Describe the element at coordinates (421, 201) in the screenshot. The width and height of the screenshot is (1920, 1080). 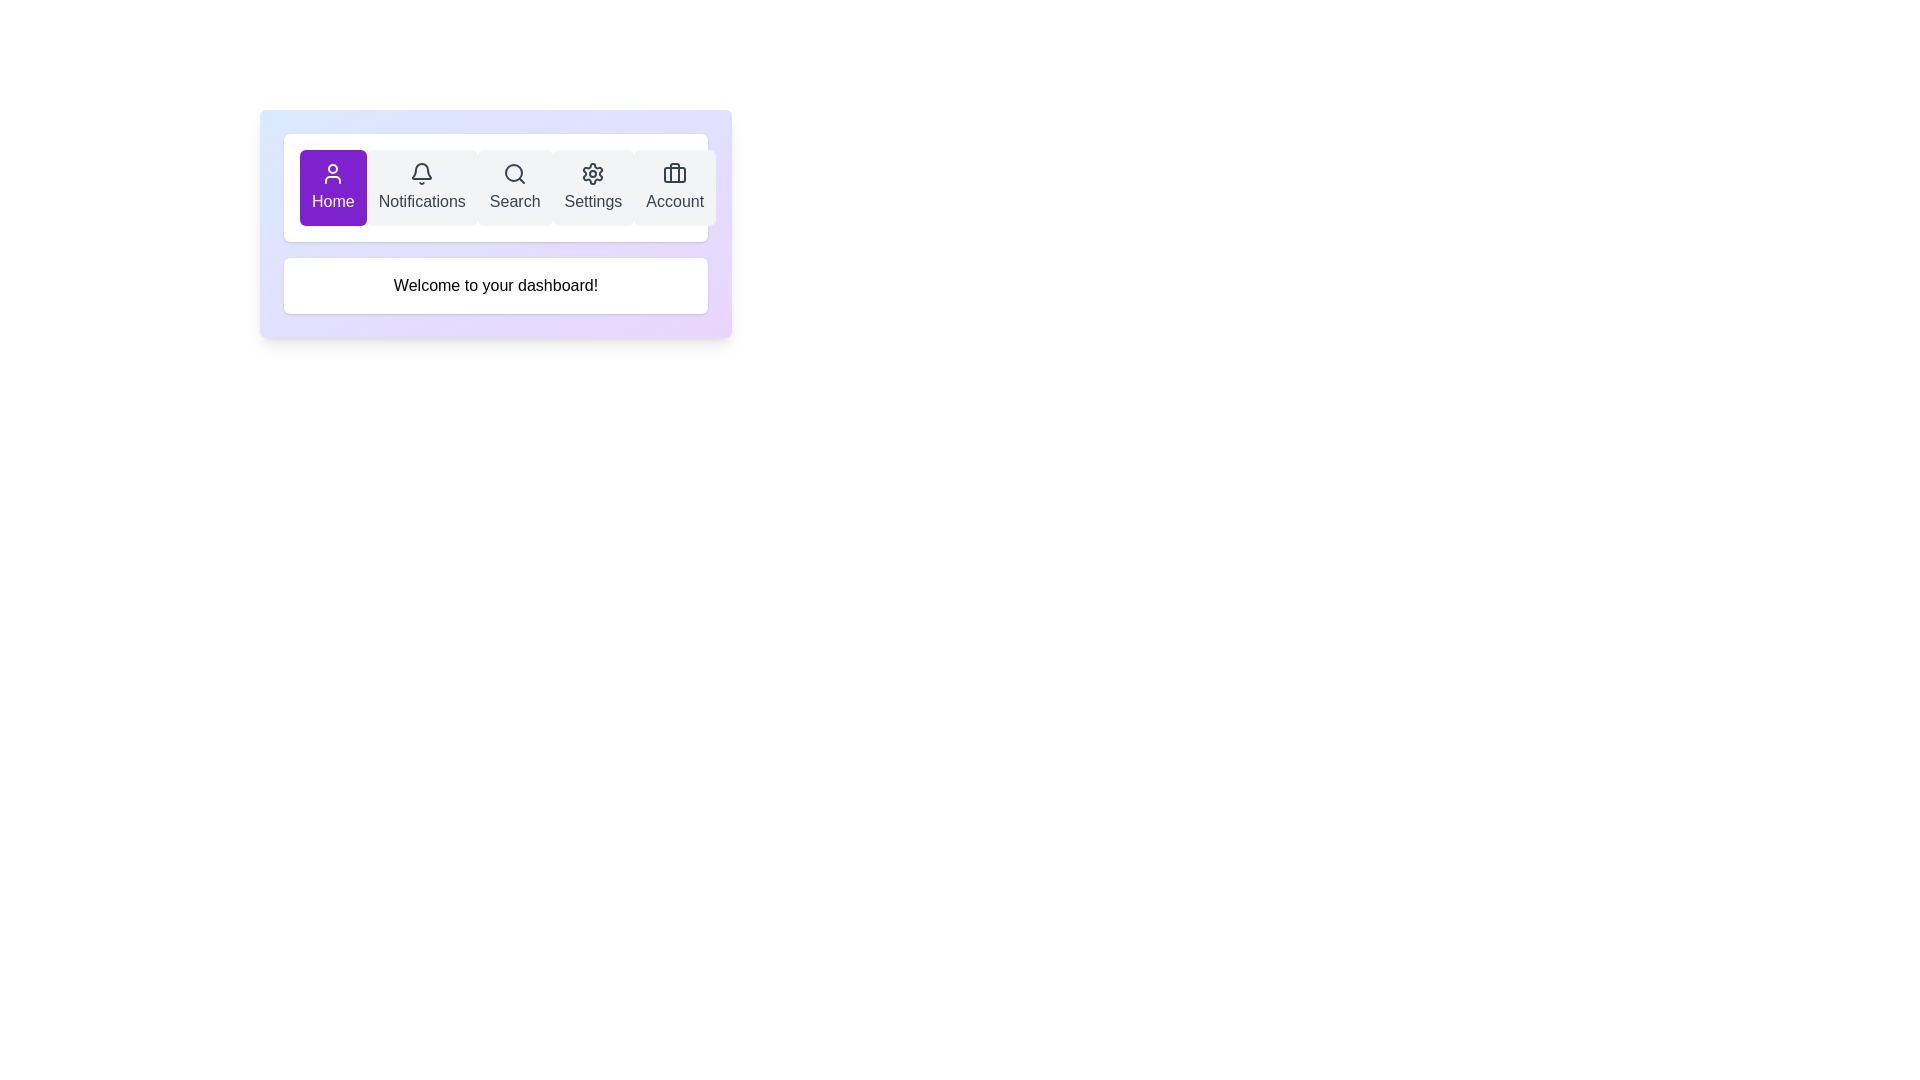
I see `the 'Notifications' label, which is styled in gray and displays the word 'Notifications', located below a bell icon and positioned between 'Home' and 'Search' in the top center menu` at that location.